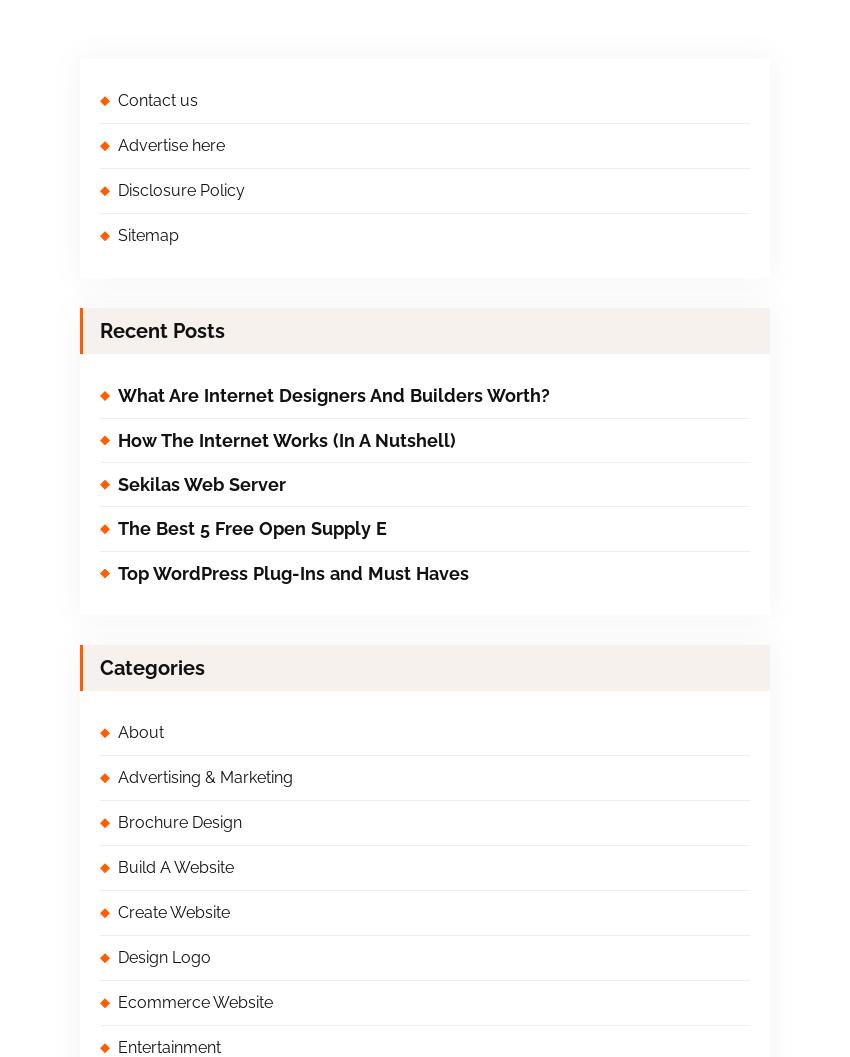 The height and width of the screenshot is (1057, 850). What do you see at coordinates (204, 777) in the screenshot?
I see `'Advertising & Marketing'` at bounding box center [204, 777].